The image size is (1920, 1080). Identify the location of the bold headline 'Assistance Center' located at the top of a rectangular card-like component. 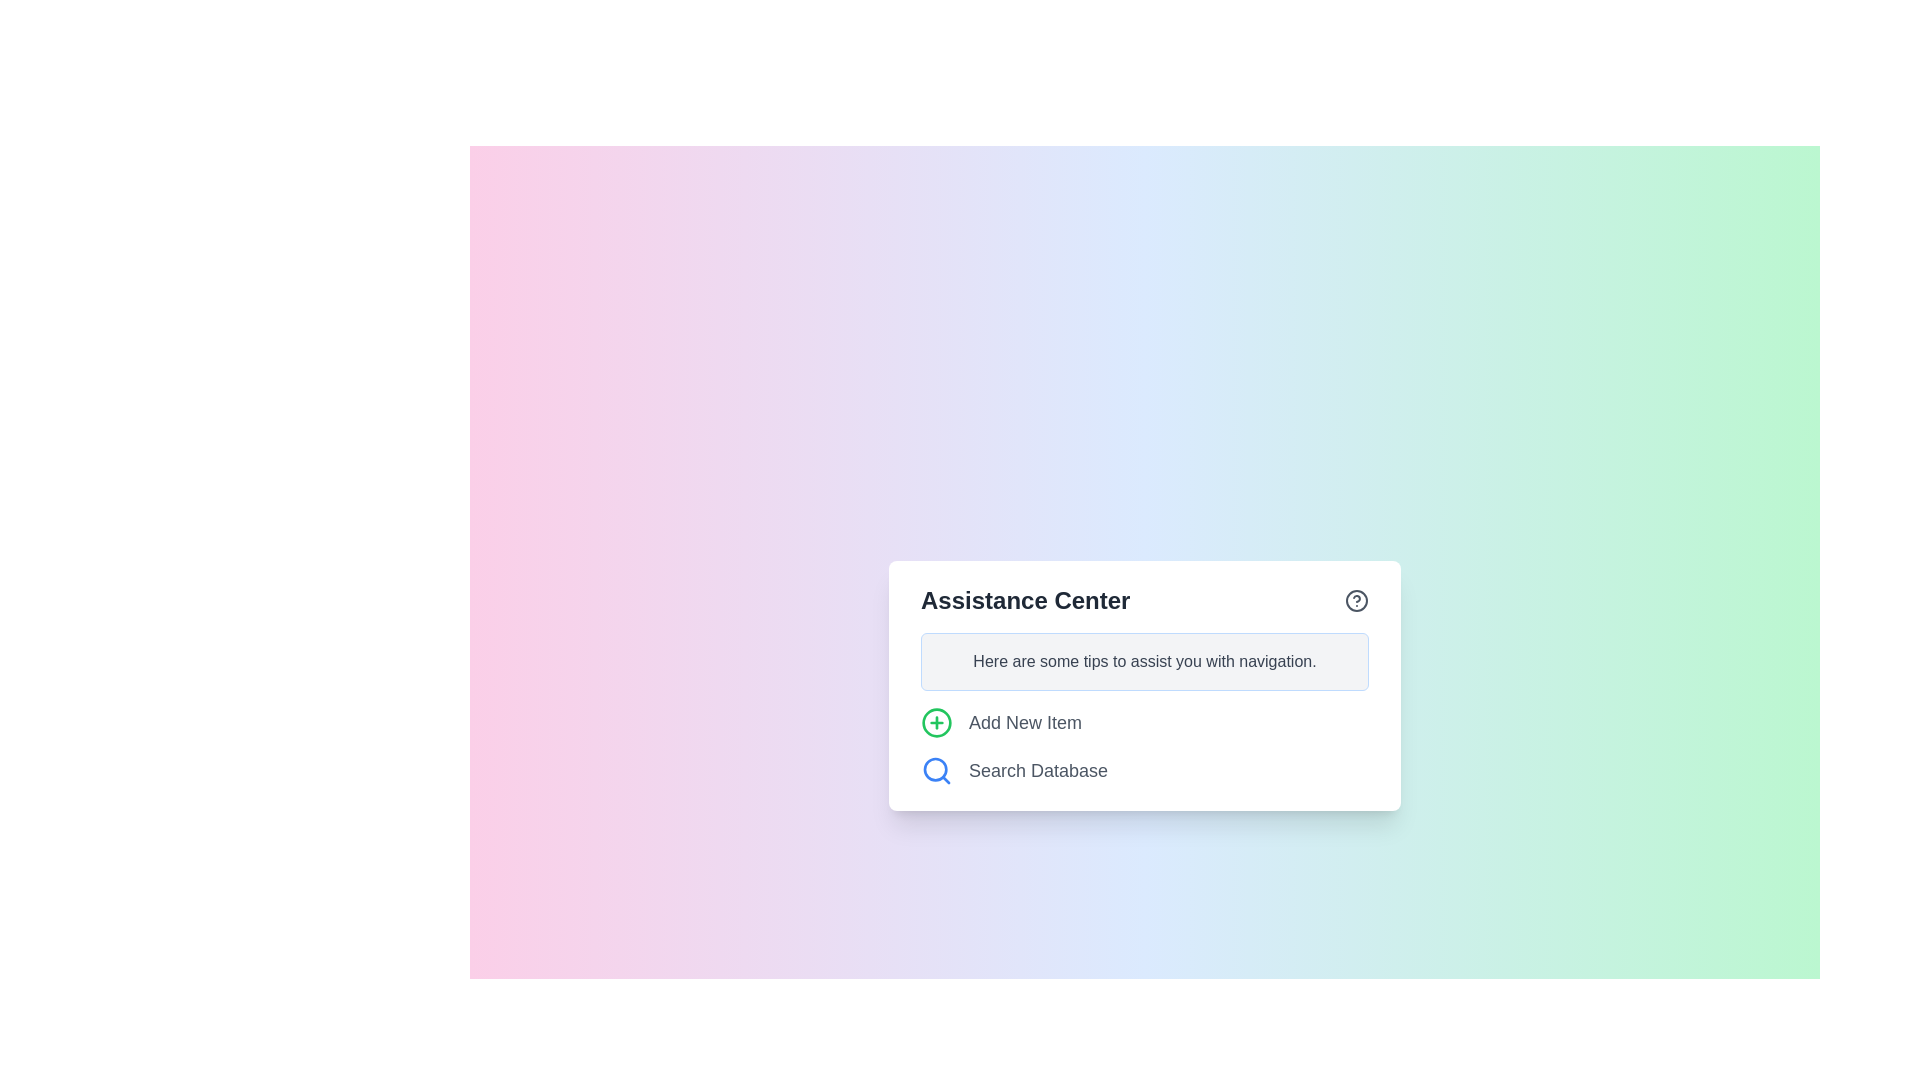
(1025, 600).